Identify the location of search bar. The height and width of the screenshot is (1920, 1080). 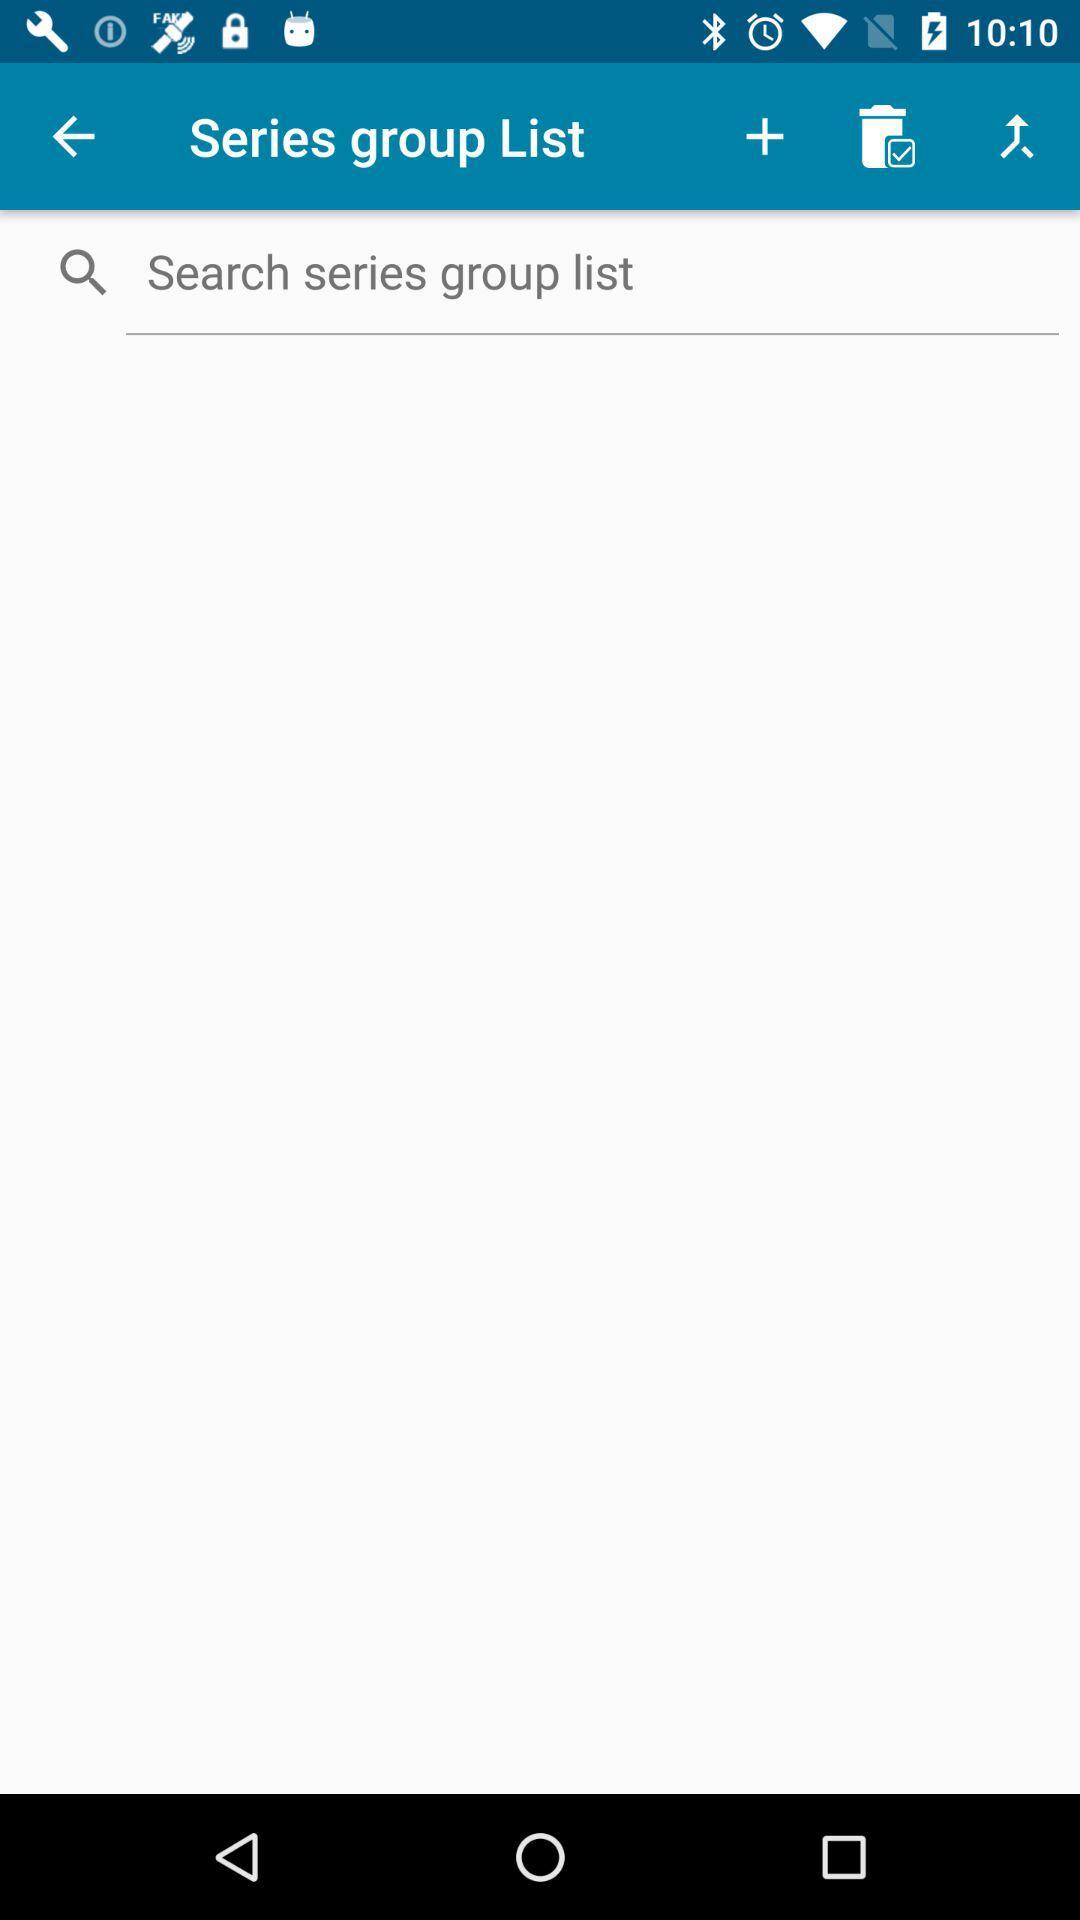
(591, 270).